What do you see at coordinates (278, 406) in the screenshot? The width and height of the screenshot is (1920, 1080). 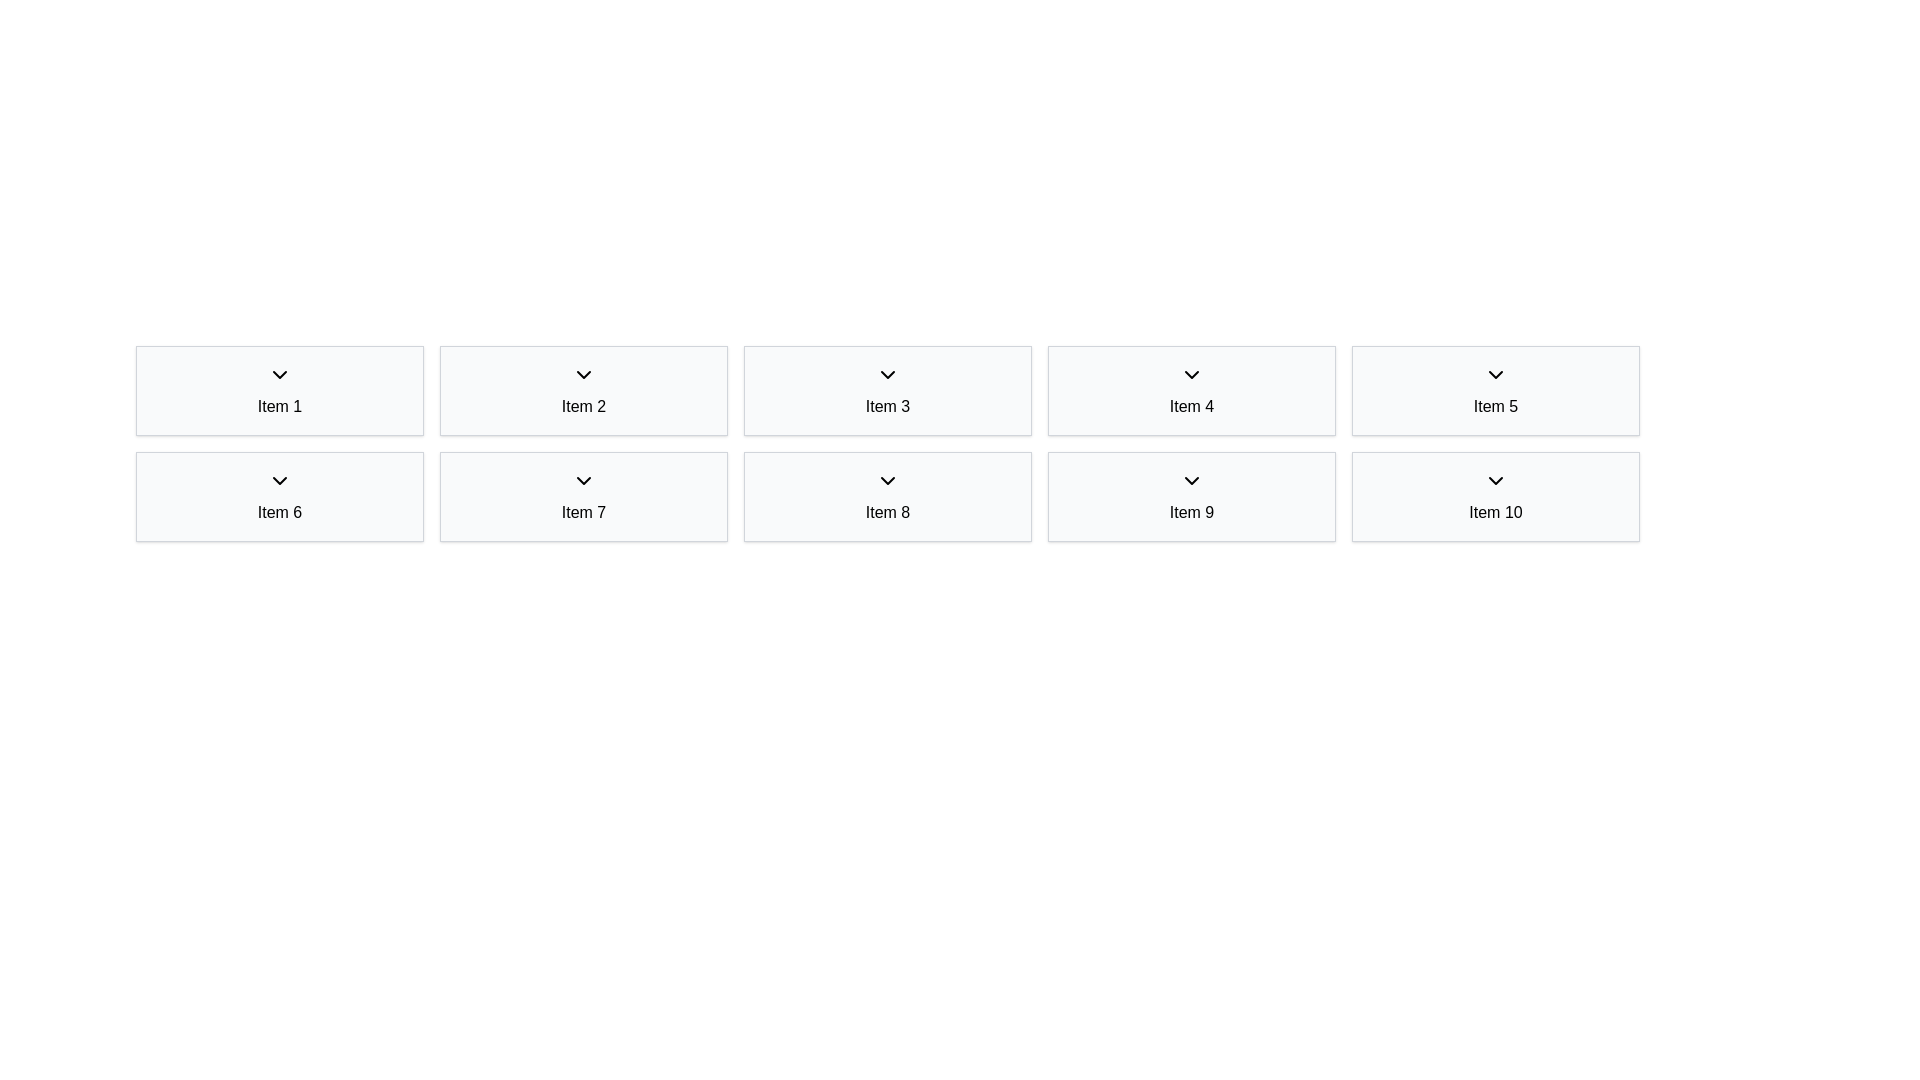 I see `the label that serves as a title for the first grid item, helping users identify its purpose or contents` at bounding box center [278, 406].